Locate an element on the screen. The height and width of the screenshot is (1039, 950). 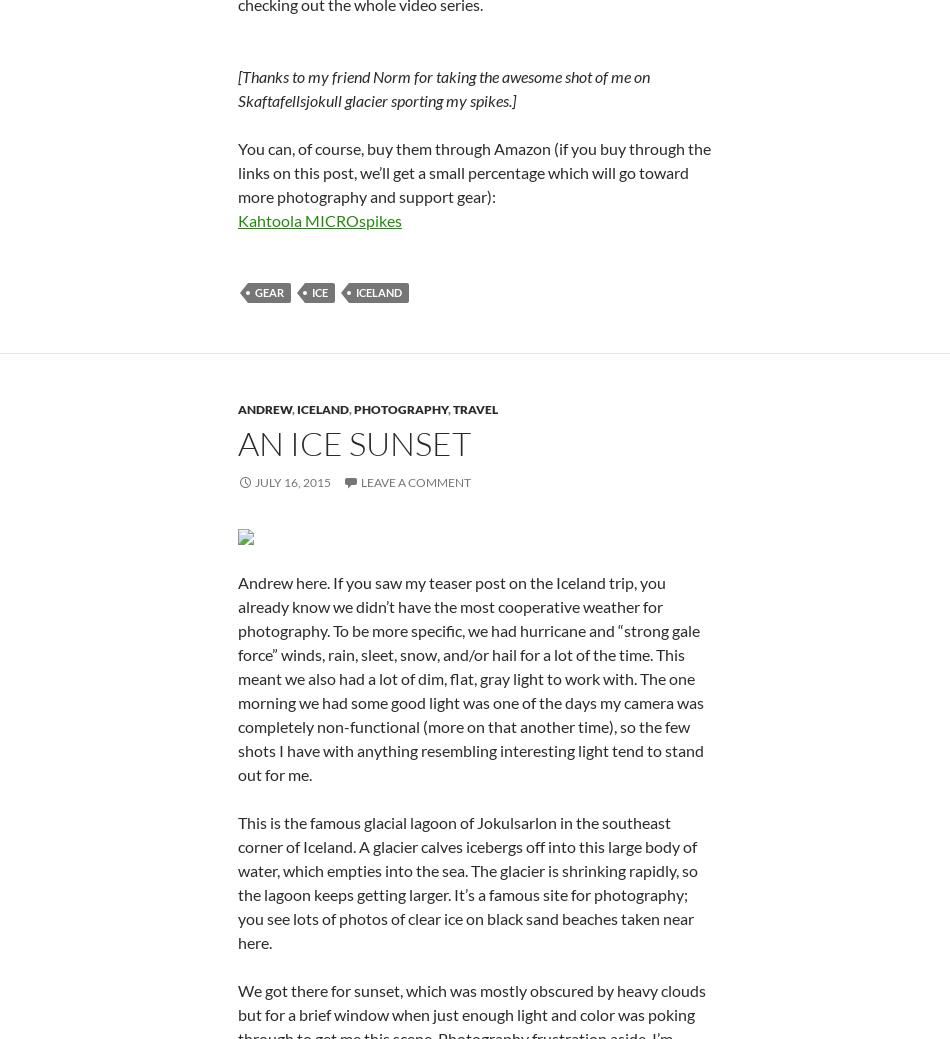
'Kahtoola MICROspikes' is located at coordinates (237, 462).